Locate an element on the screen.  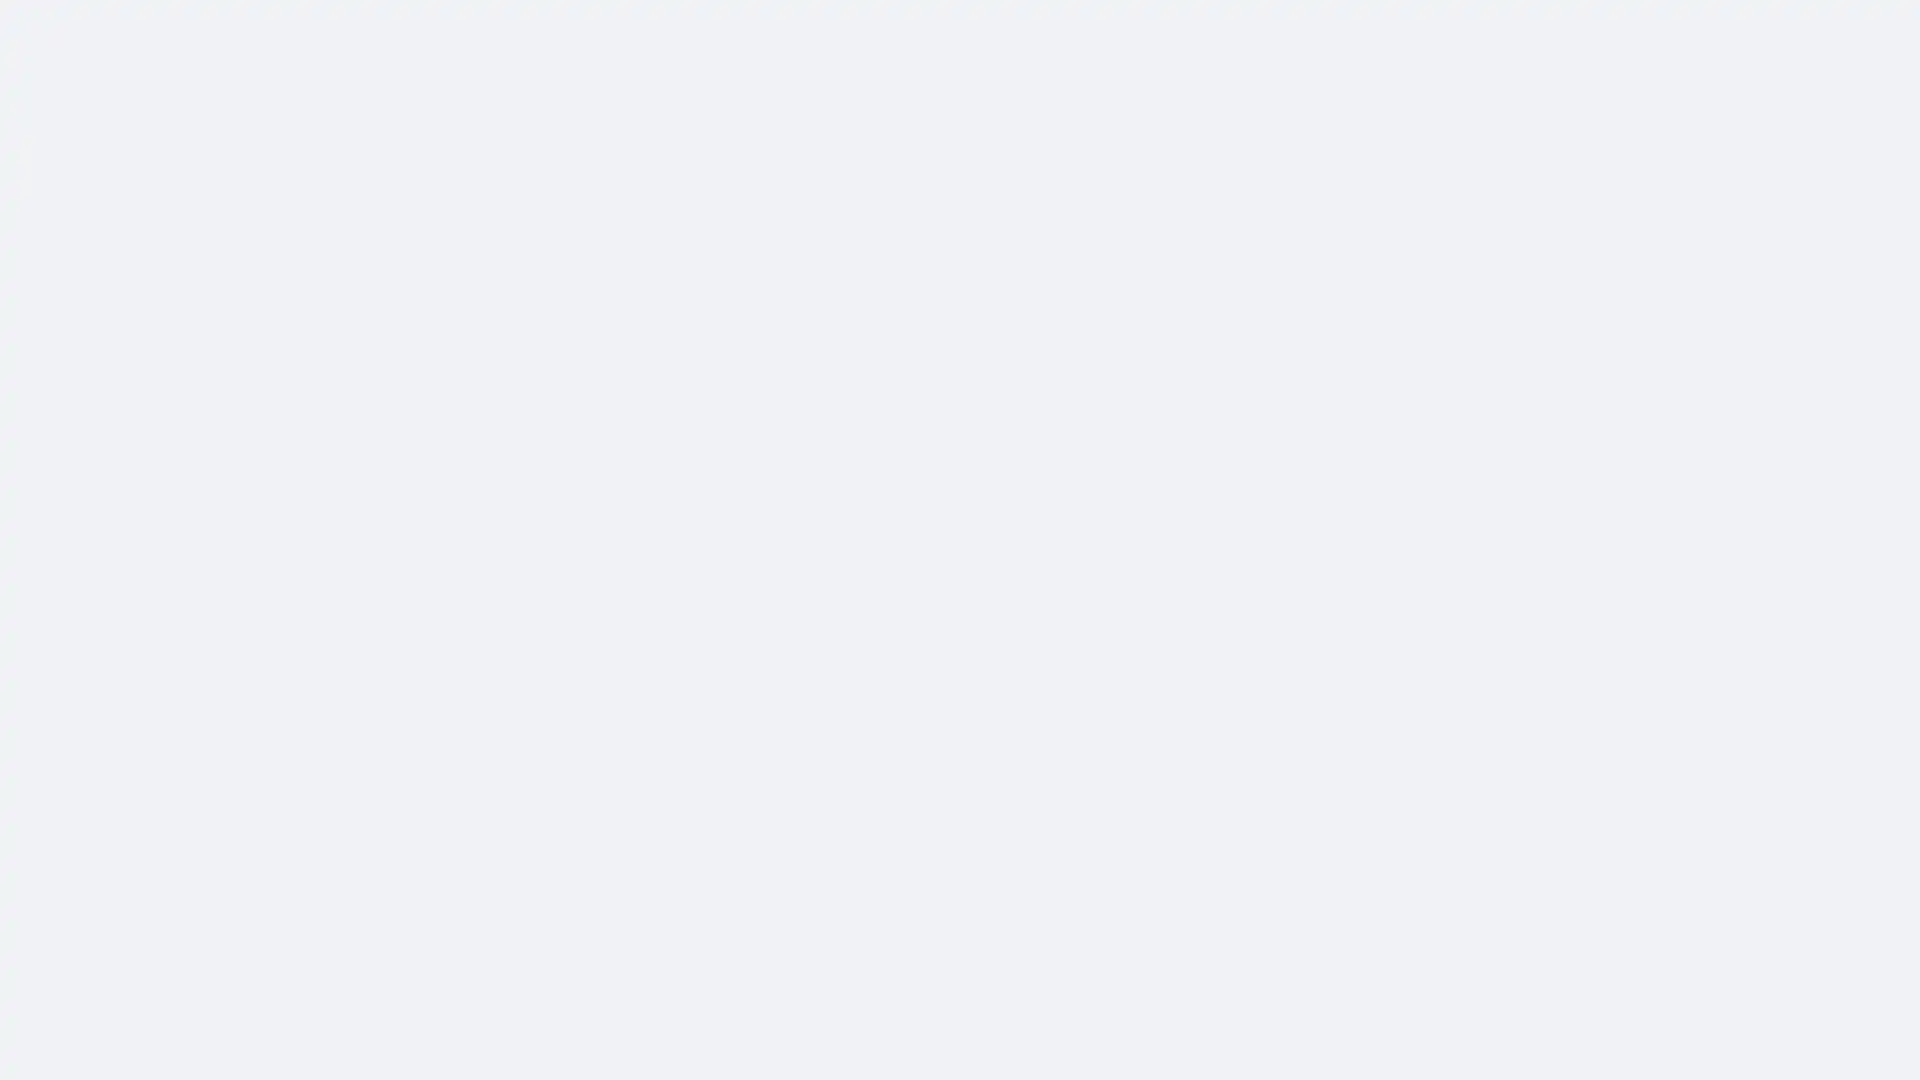
See all is located at coordinates (840, 914).